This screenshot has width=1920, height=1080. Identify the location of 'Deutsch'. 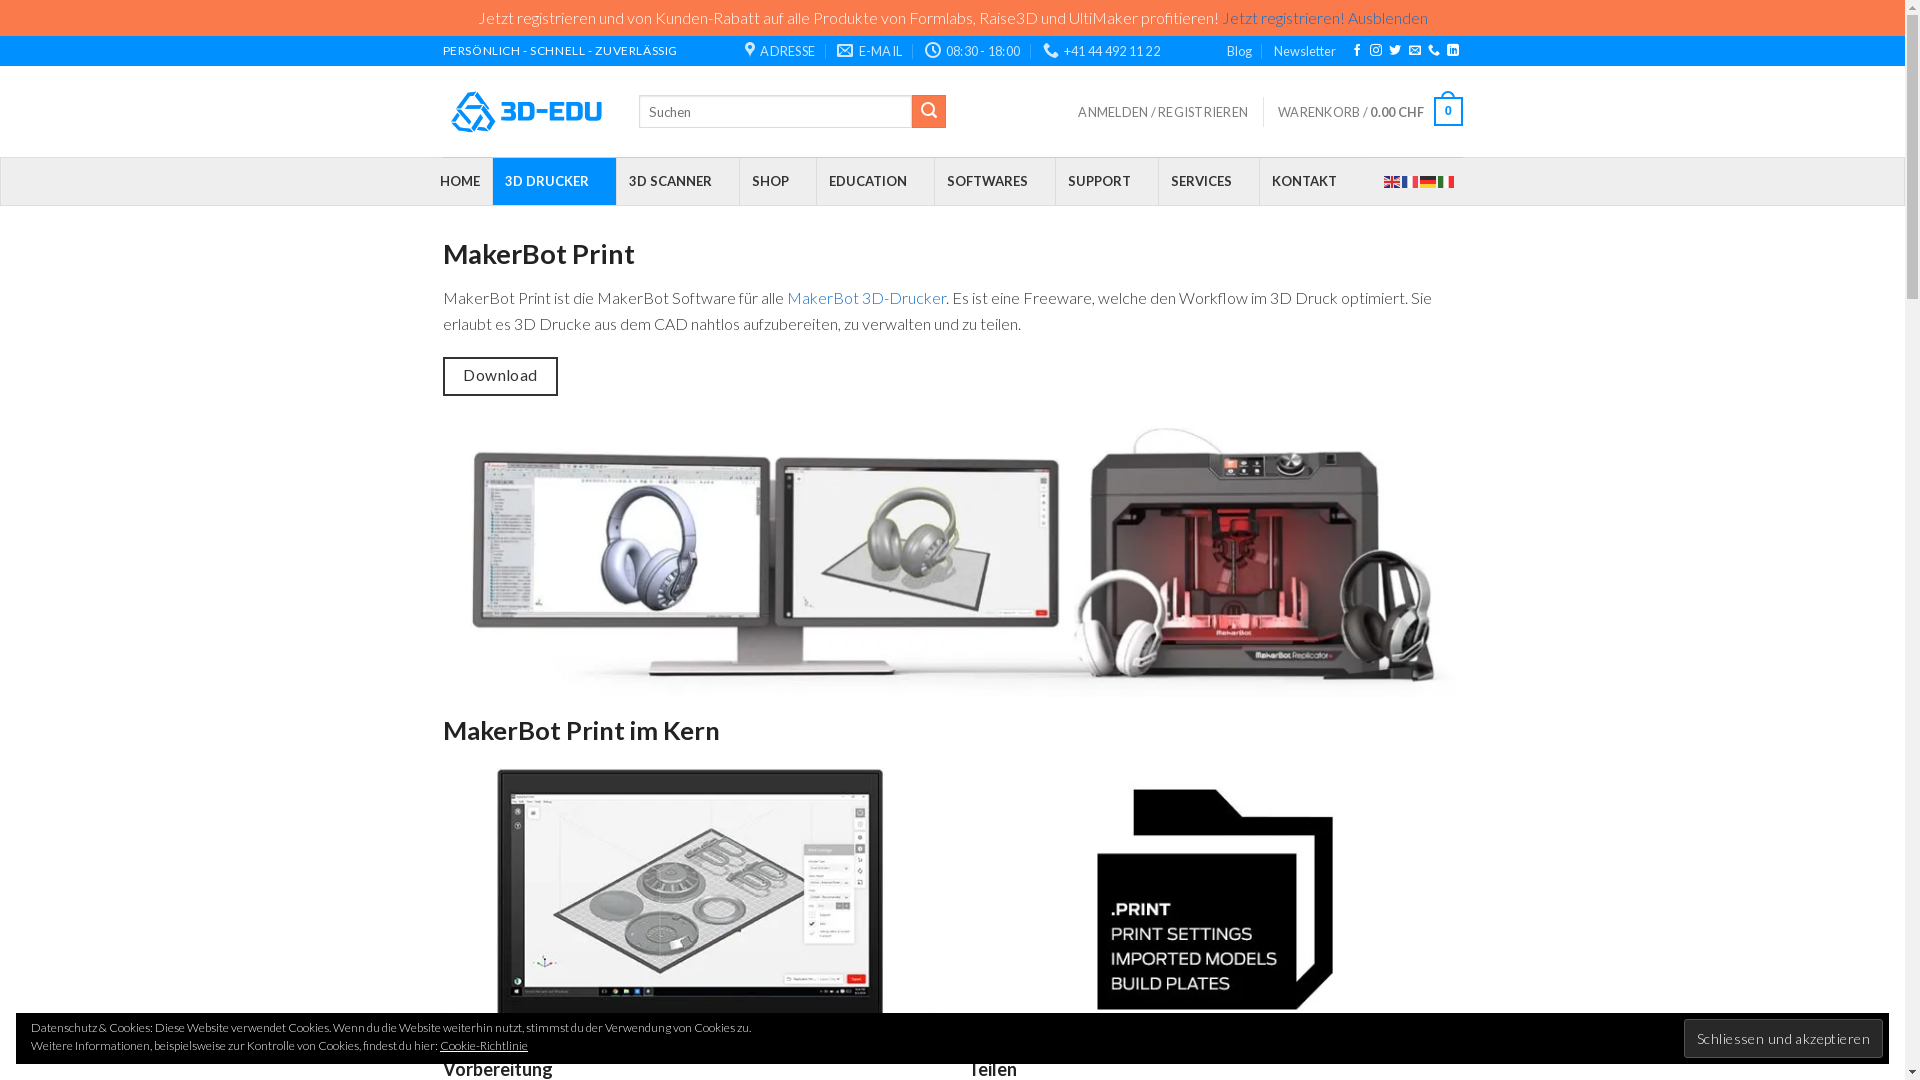
(1419, 180).